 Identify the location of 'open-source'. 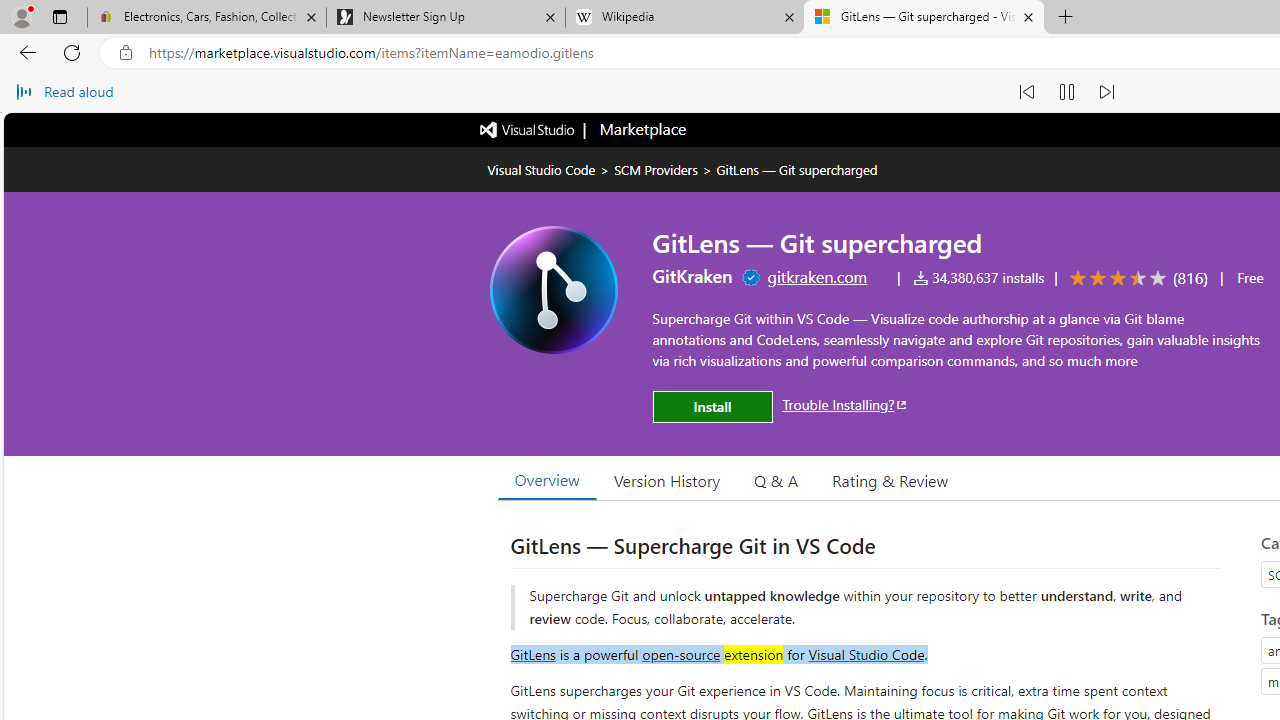
(681, 653).